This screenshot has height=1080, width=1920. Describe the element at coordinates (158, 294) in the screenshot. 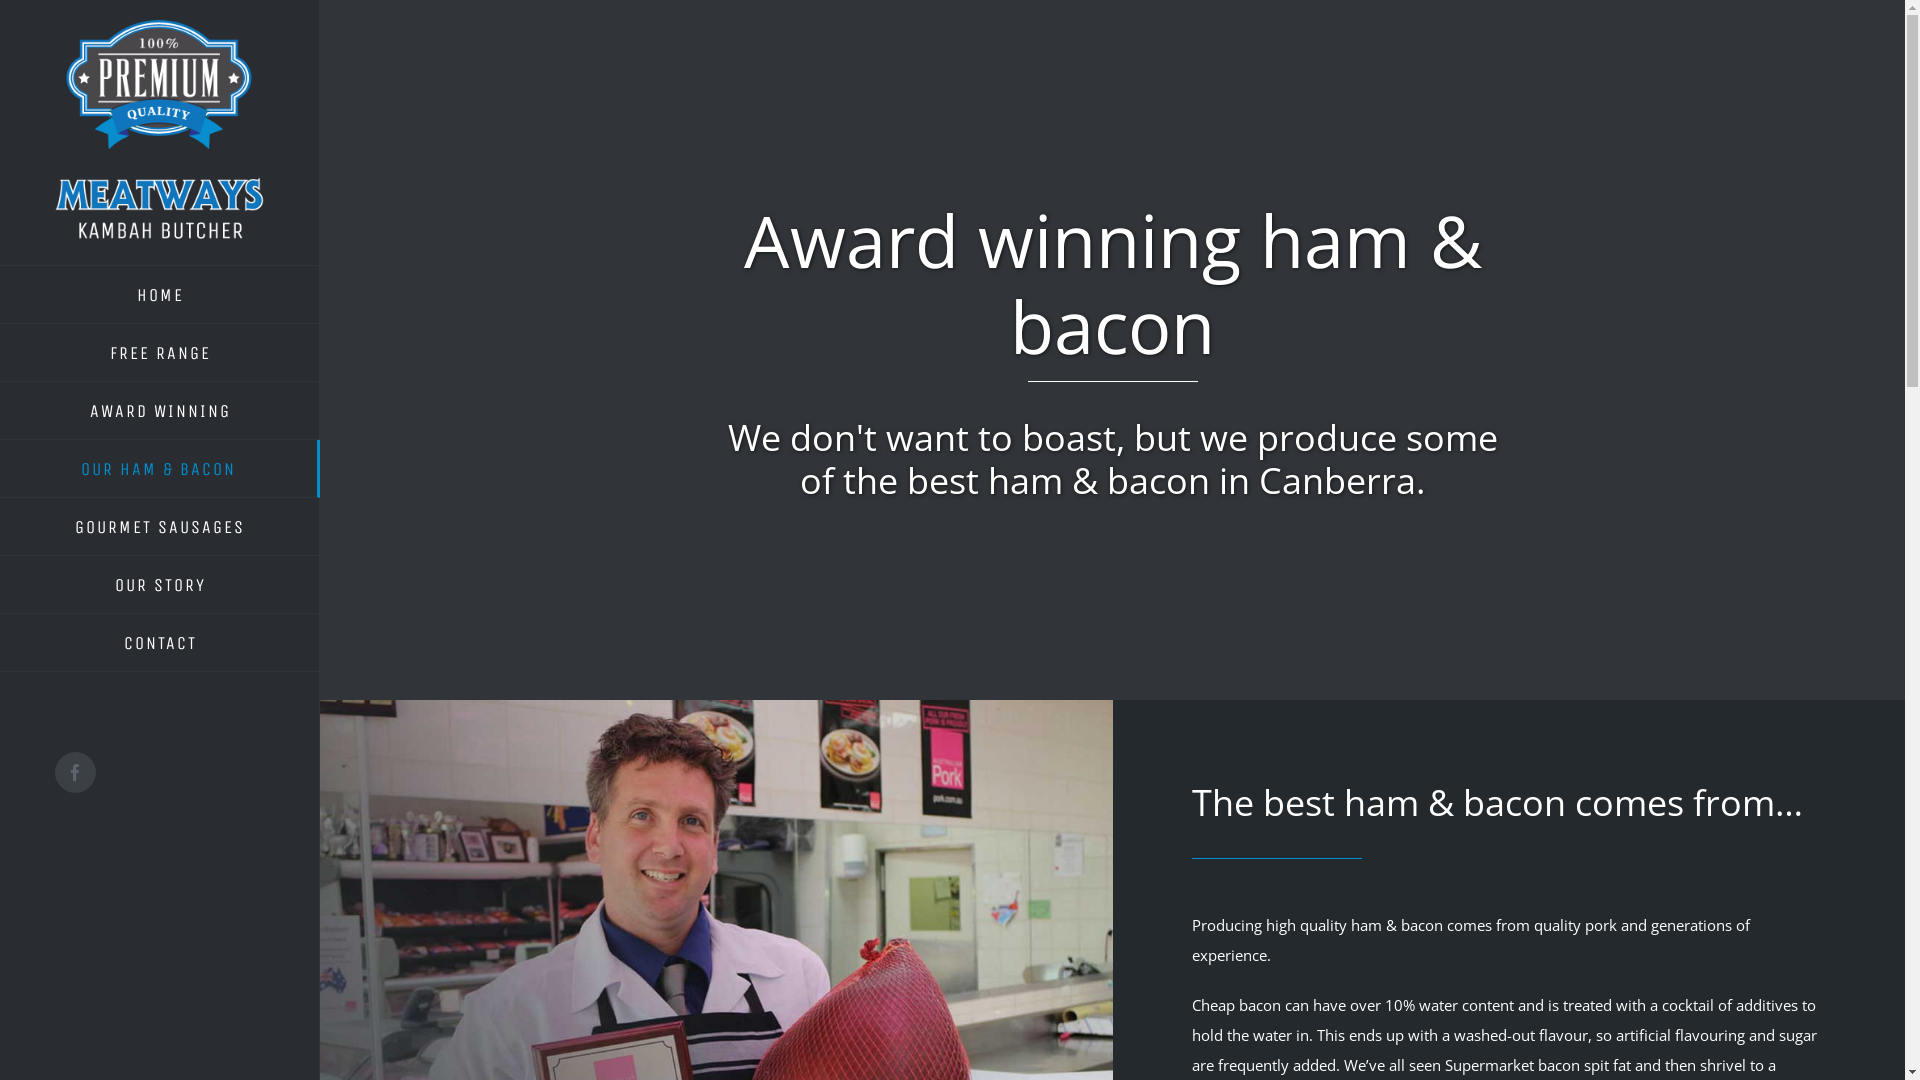

I see `'HOME'` at that location.